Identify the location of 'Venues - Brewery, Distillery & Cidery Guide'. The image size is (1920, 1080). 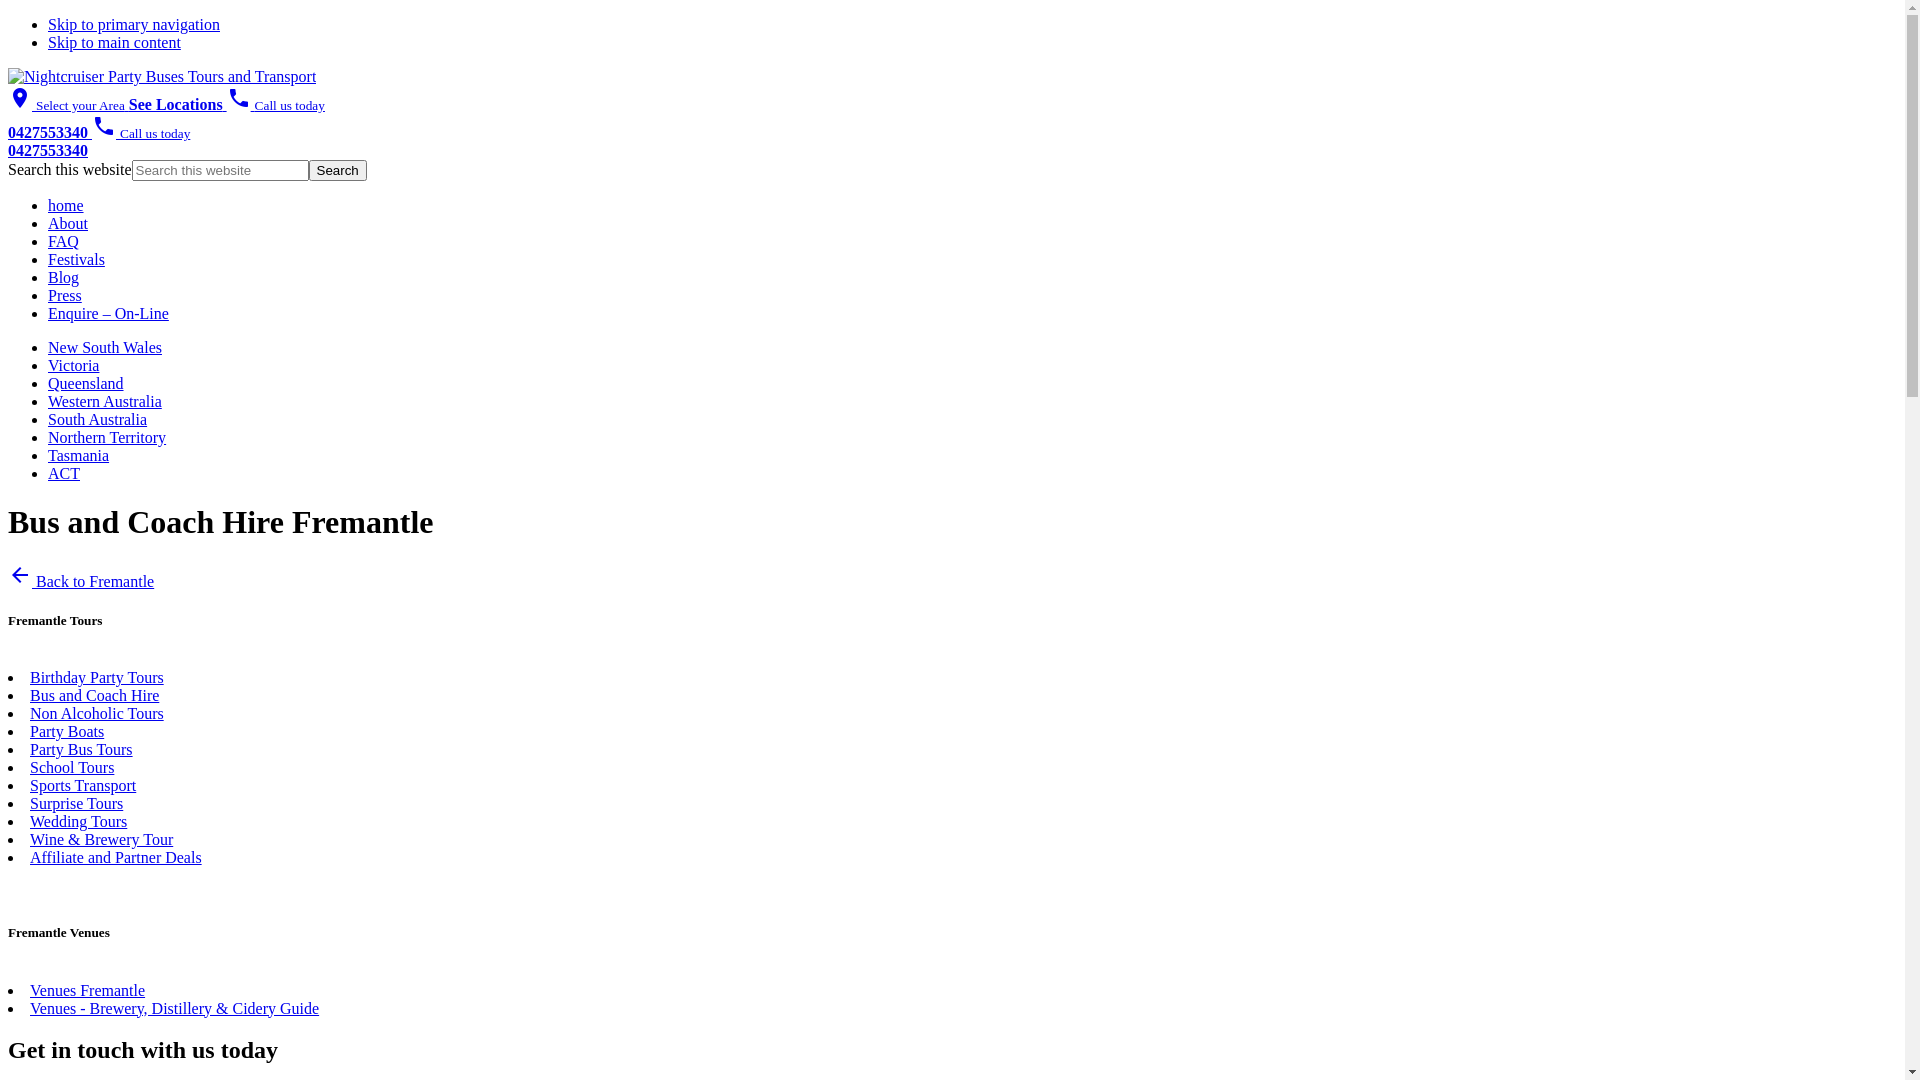
(174, 1008).